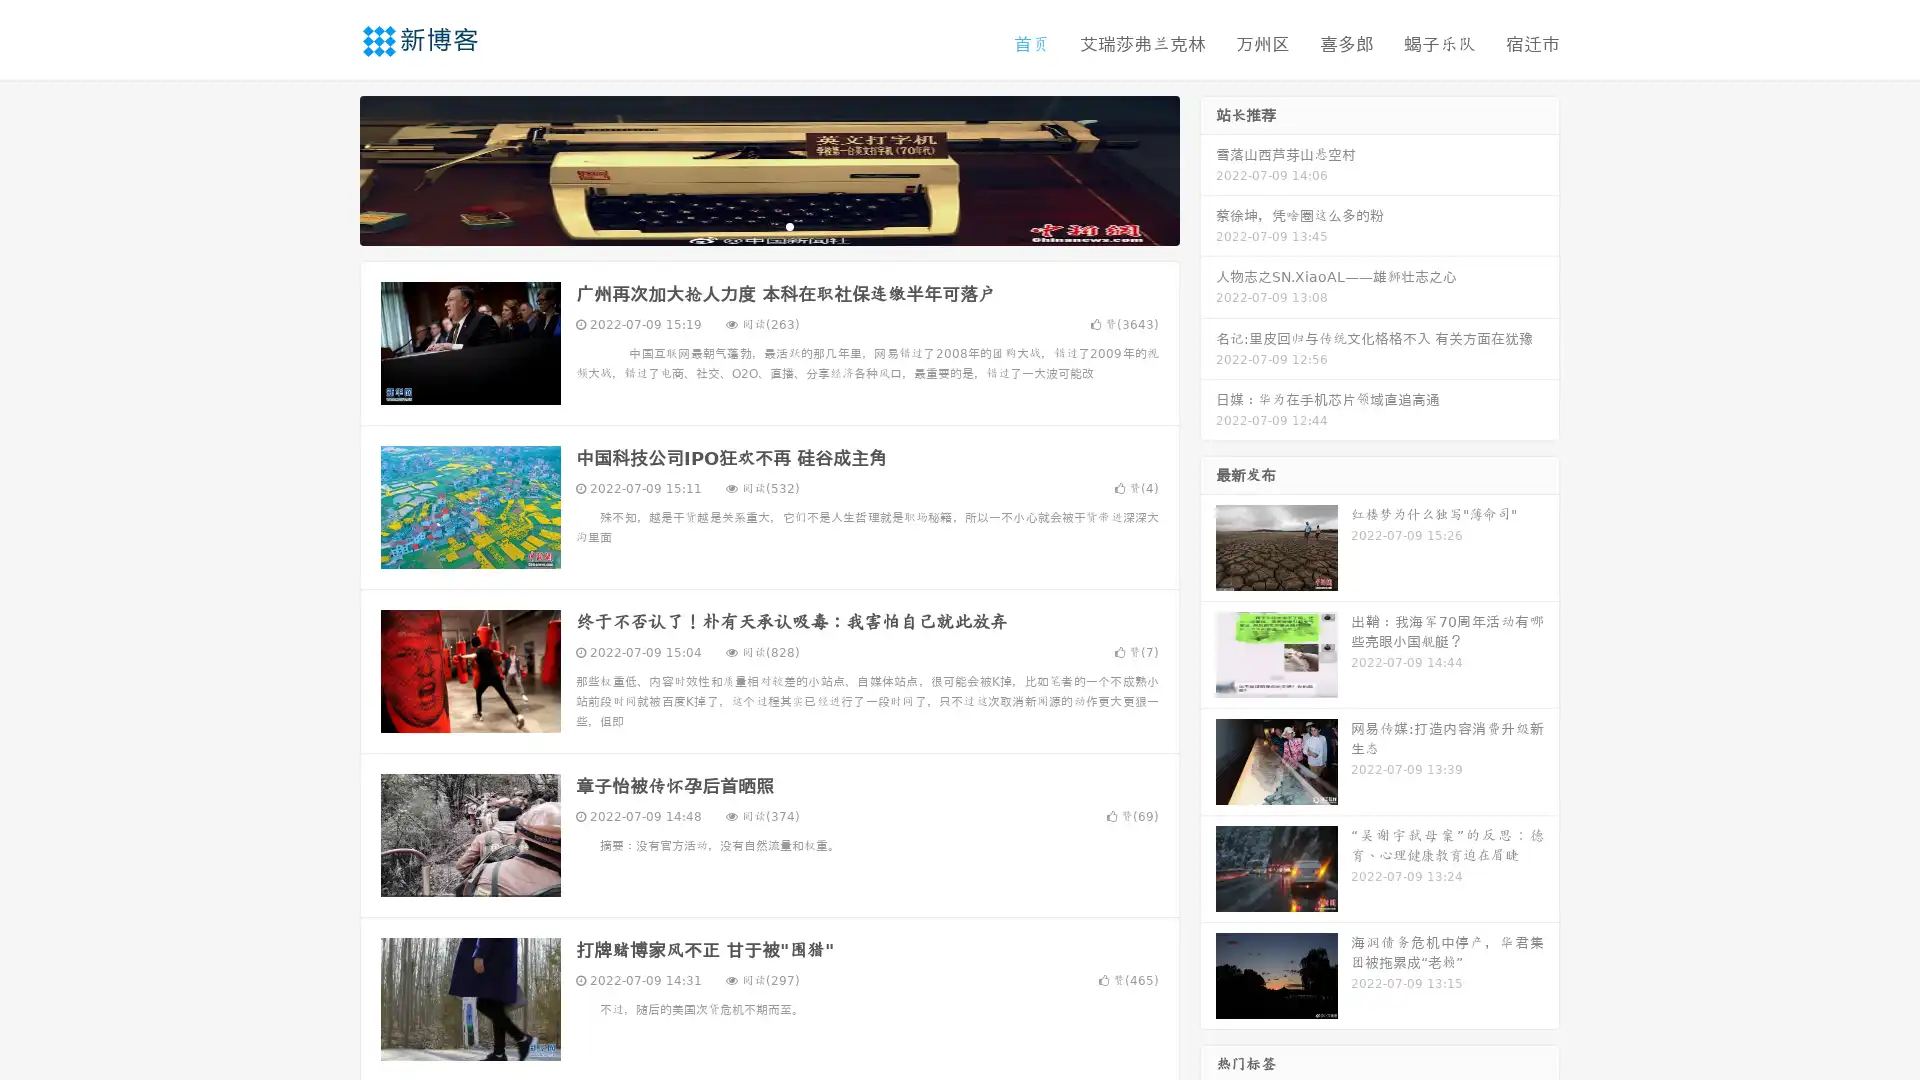  What do you see at coordinates (748, 225) in the screenshot?
I see `Go to slide 1` at bounding box center [748, 225].